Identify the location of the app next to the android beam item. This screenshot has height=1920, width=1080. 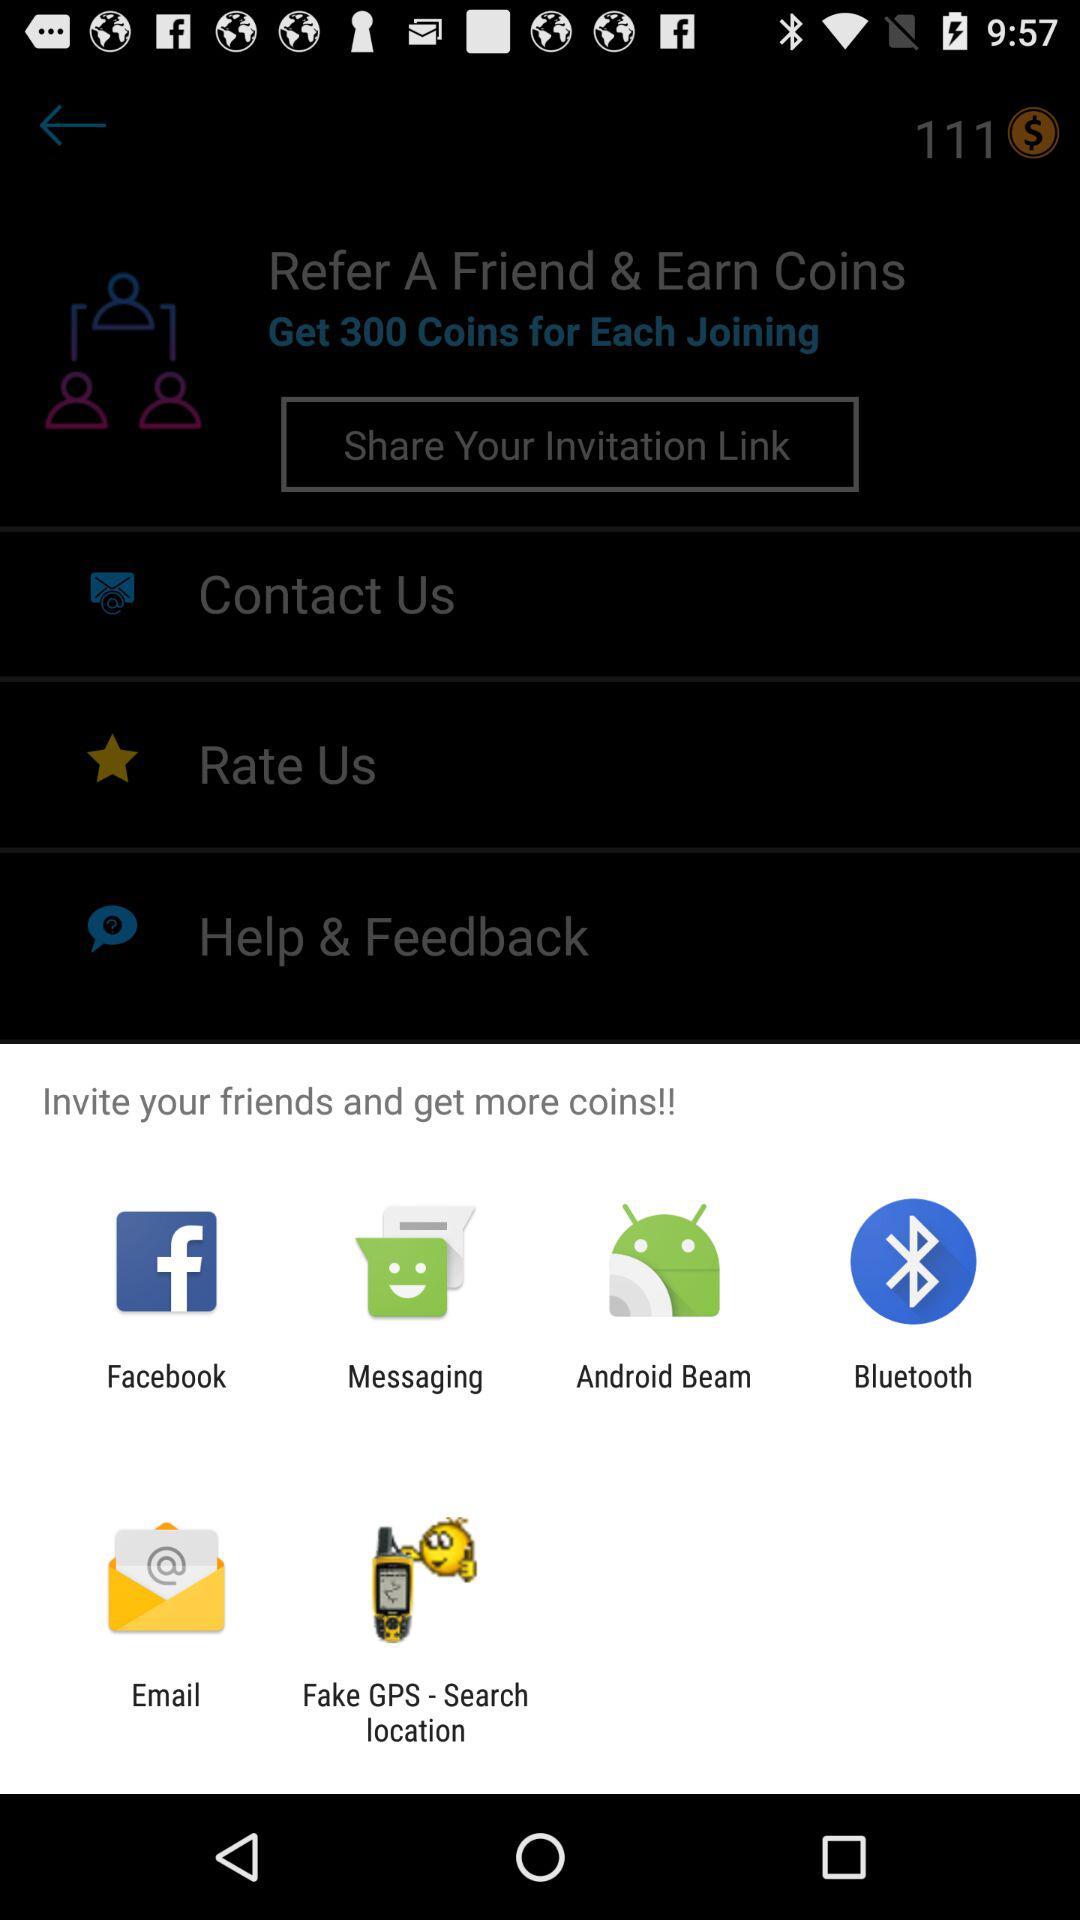
(414, 1392).